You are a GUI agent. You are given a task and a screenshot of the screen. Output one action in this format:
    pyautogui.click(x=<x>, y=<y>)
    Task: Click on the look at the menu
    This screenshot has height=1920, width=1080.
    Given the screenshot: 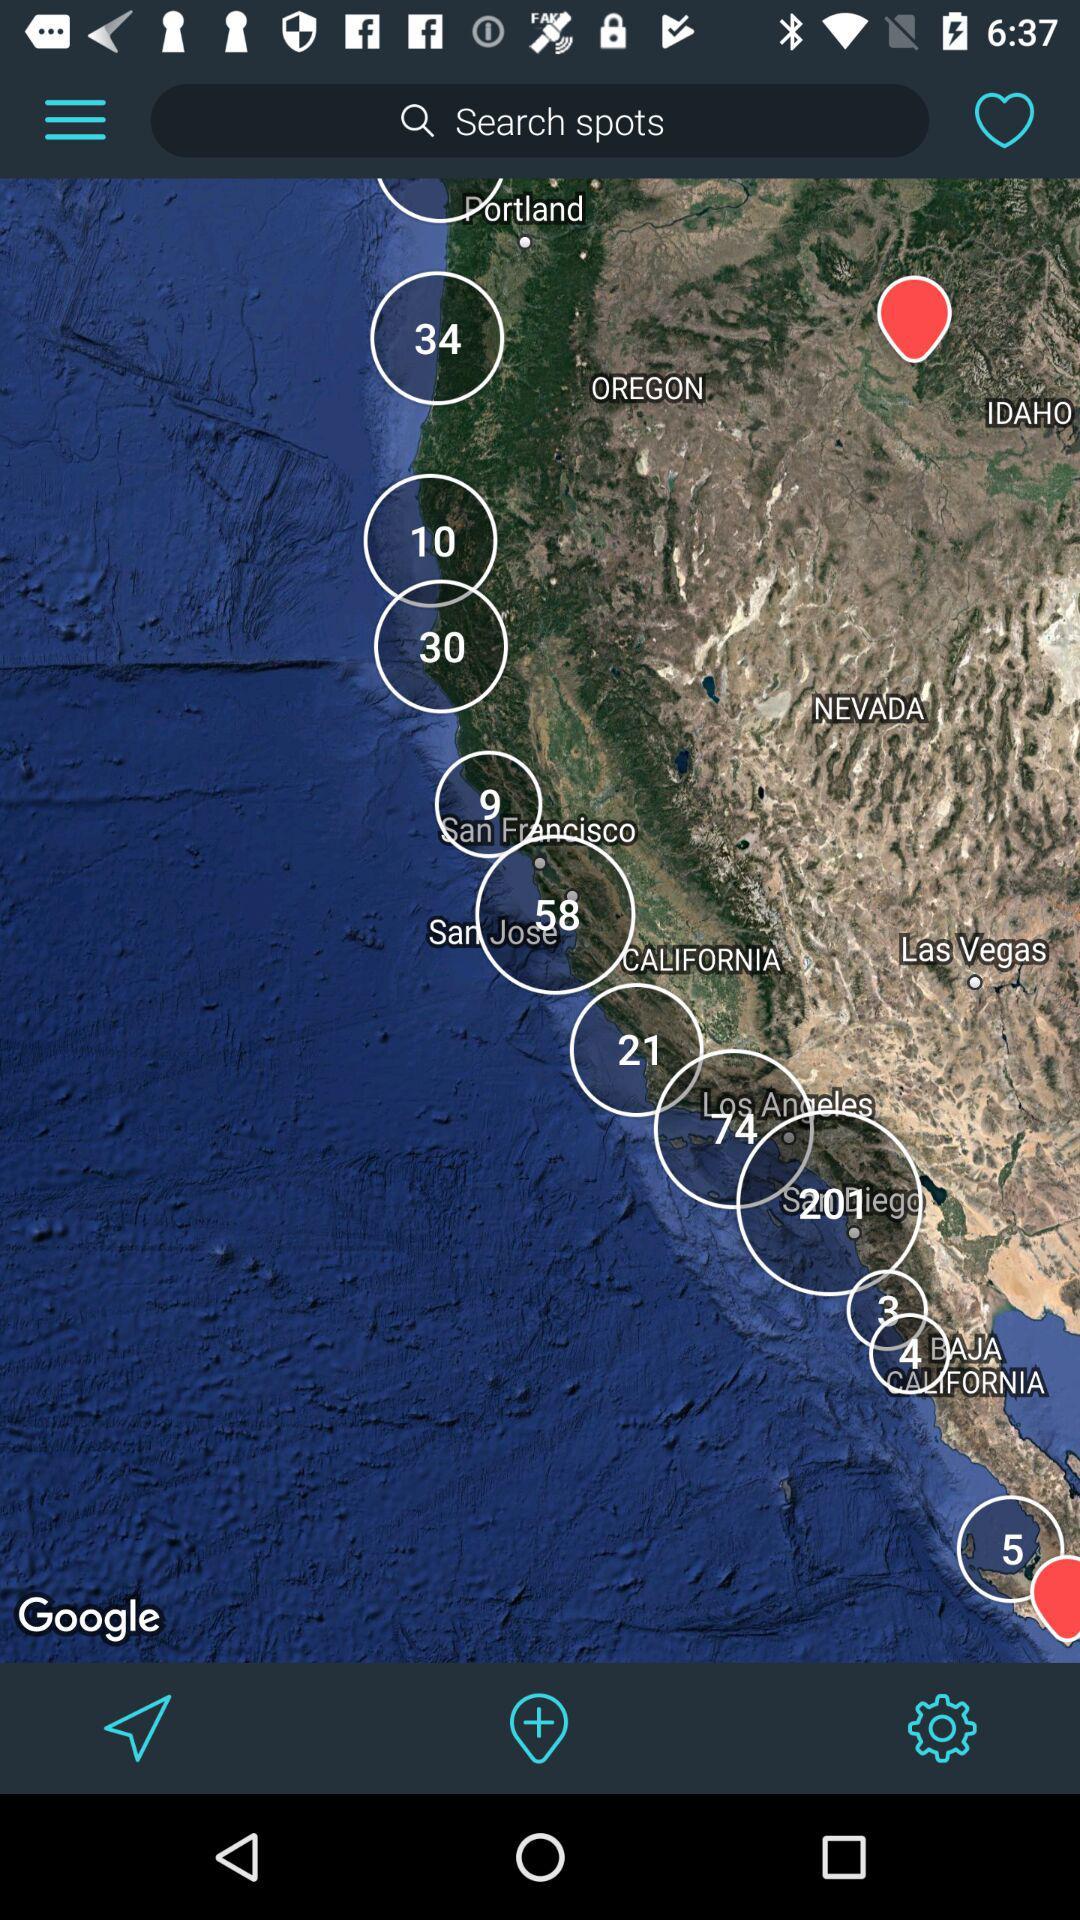 What is the action you would take?
    pyautogui.click(x=74, y=119)
    